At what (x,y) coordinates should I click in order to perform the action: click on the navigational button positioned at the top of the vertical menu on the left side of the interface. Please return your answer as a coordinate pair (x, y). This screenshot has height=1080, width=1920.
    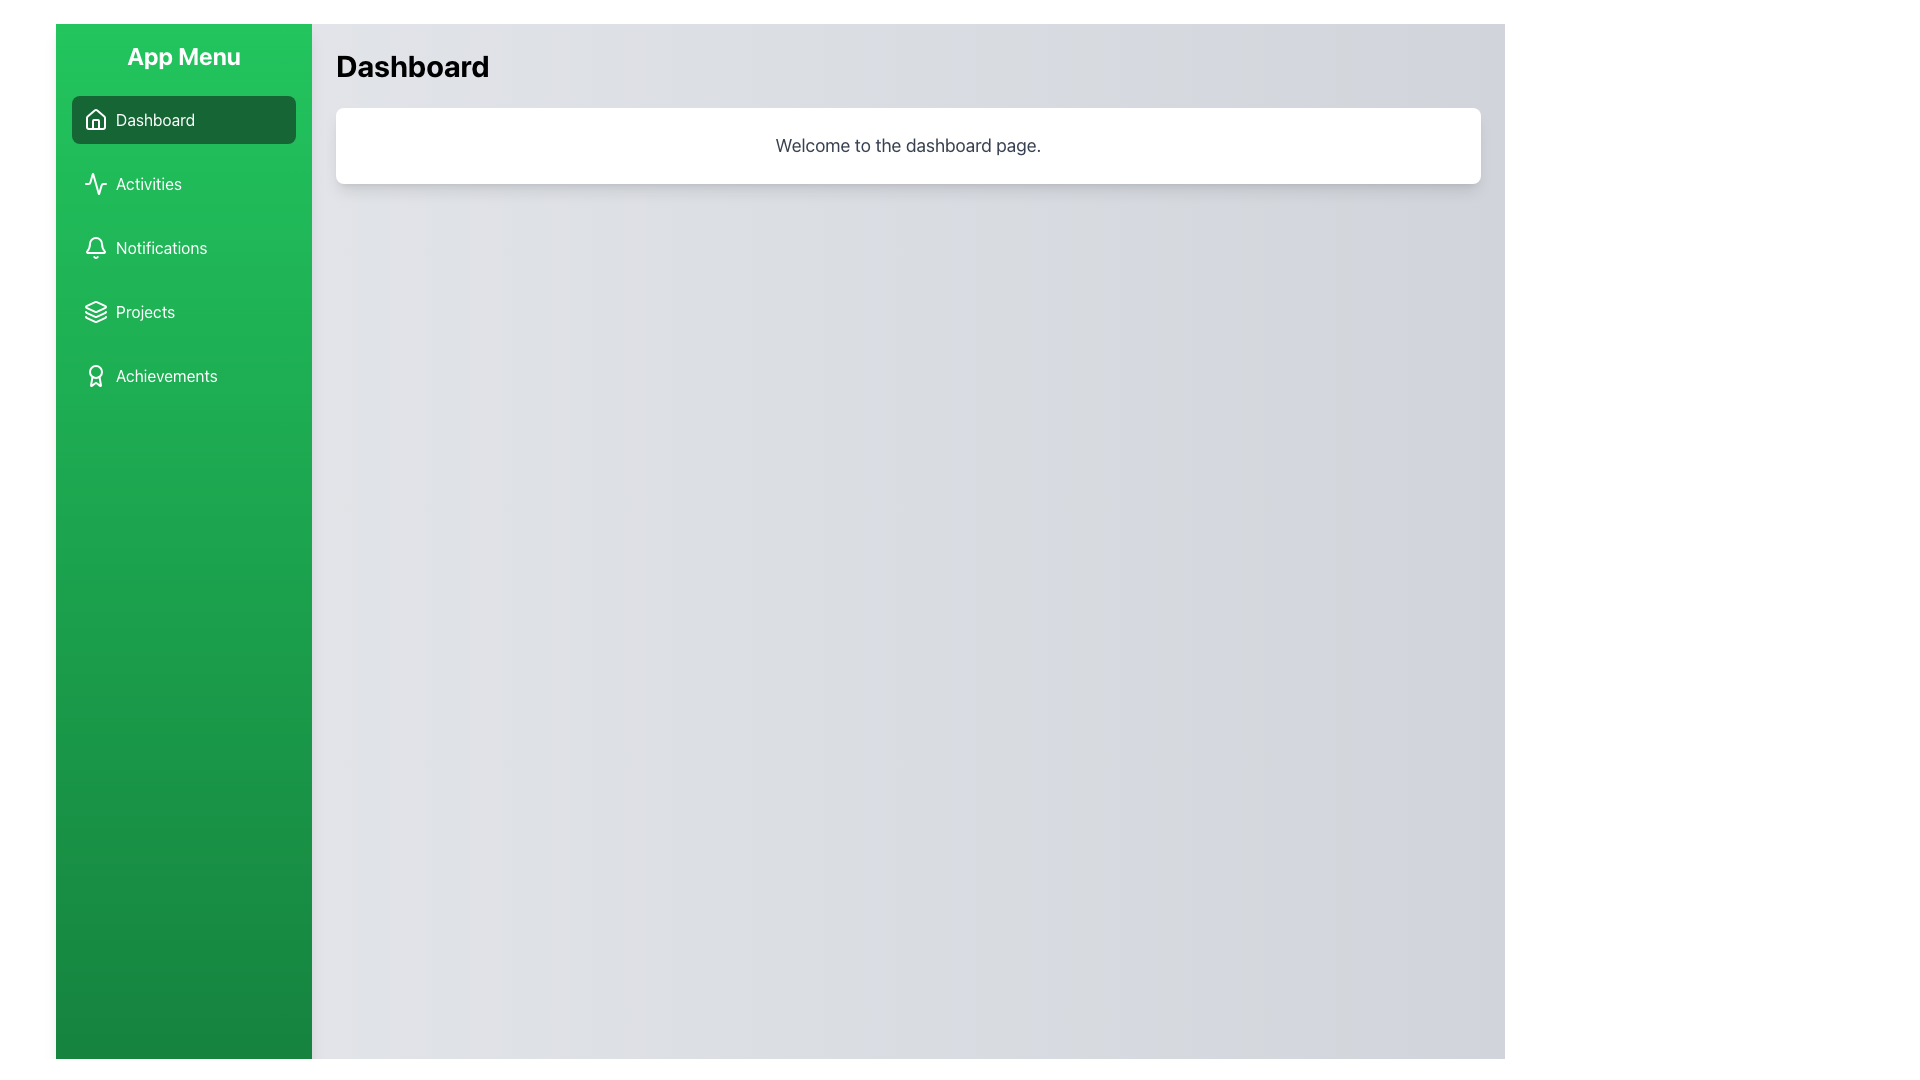
    Looking at the image, I should click on (183, 119).